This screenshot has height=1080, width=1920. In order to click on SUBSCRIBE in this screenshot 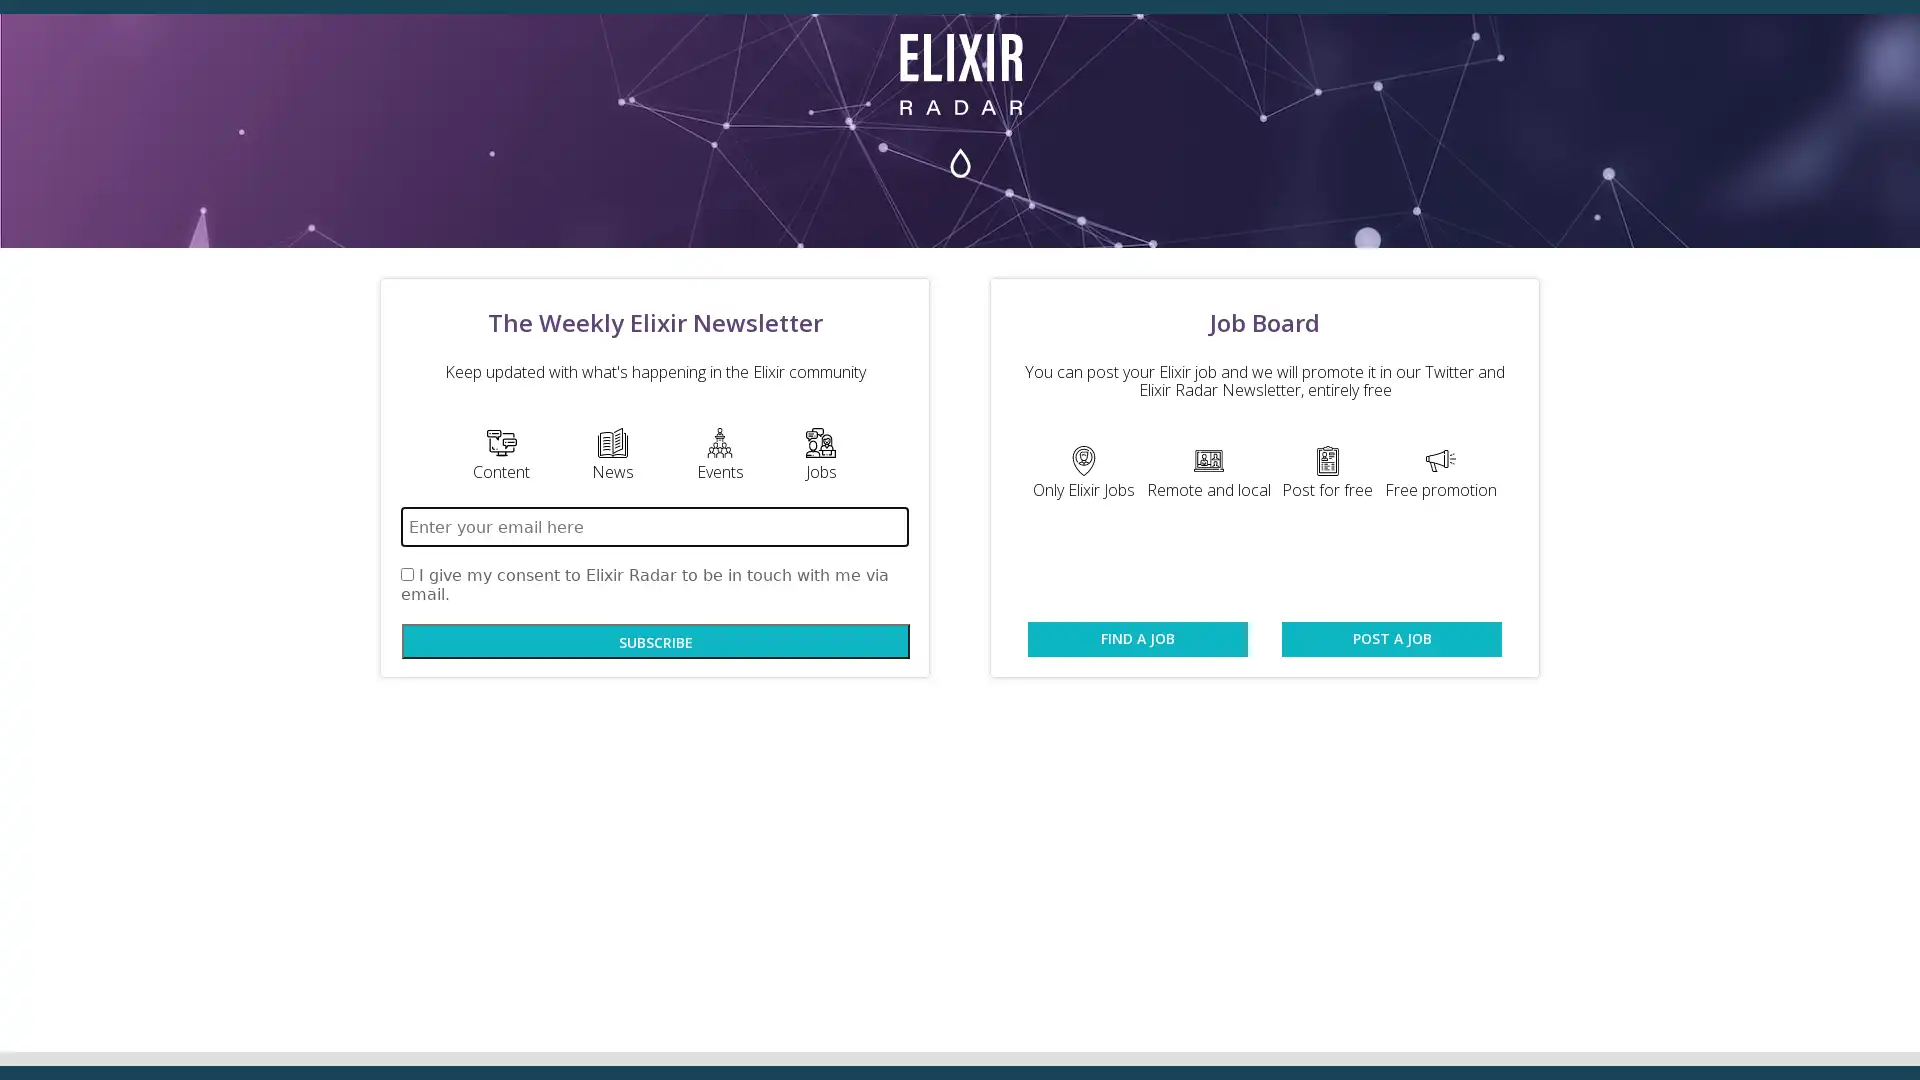, I will do `click(656, 641)`.